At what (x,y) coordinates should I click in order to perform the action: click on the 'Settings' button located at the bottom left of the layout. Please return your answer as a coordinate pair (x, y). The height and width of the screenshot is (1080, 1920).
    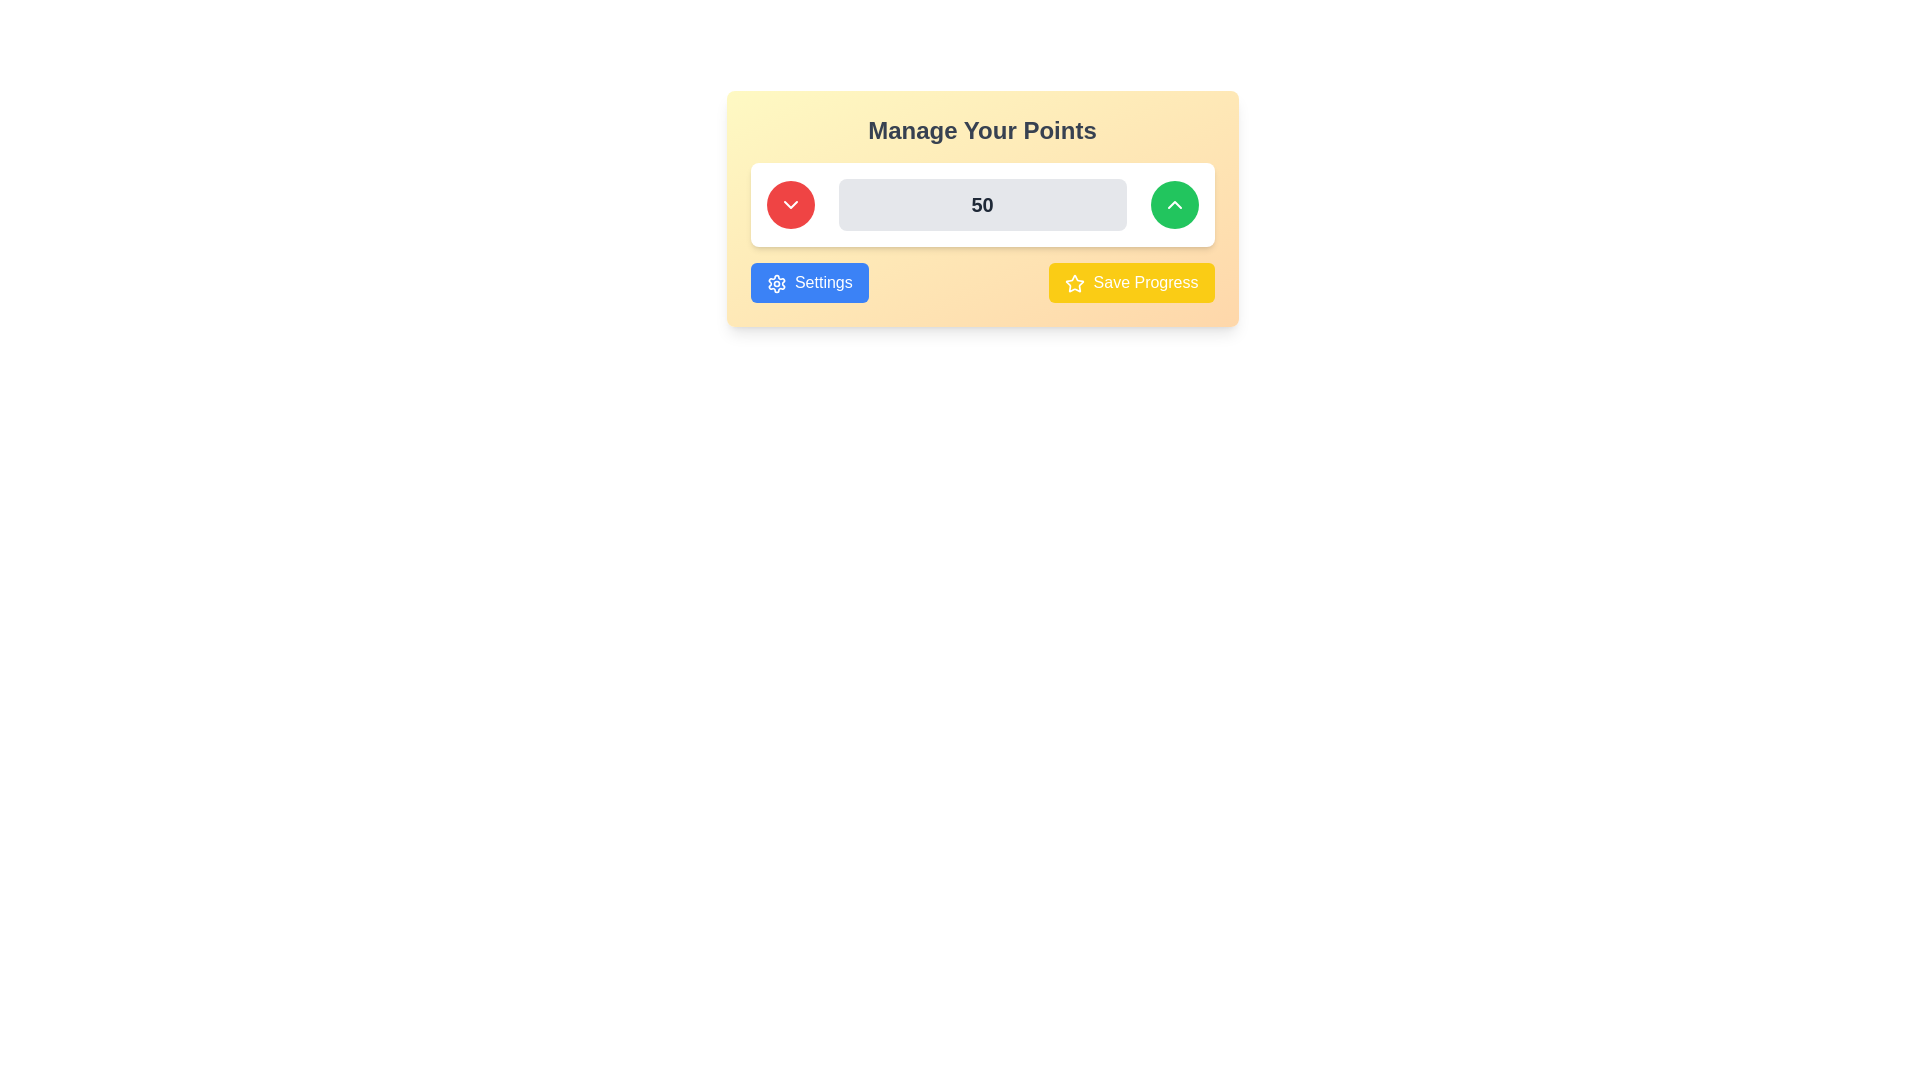
    Looking at the image, I should click on (809, 282).